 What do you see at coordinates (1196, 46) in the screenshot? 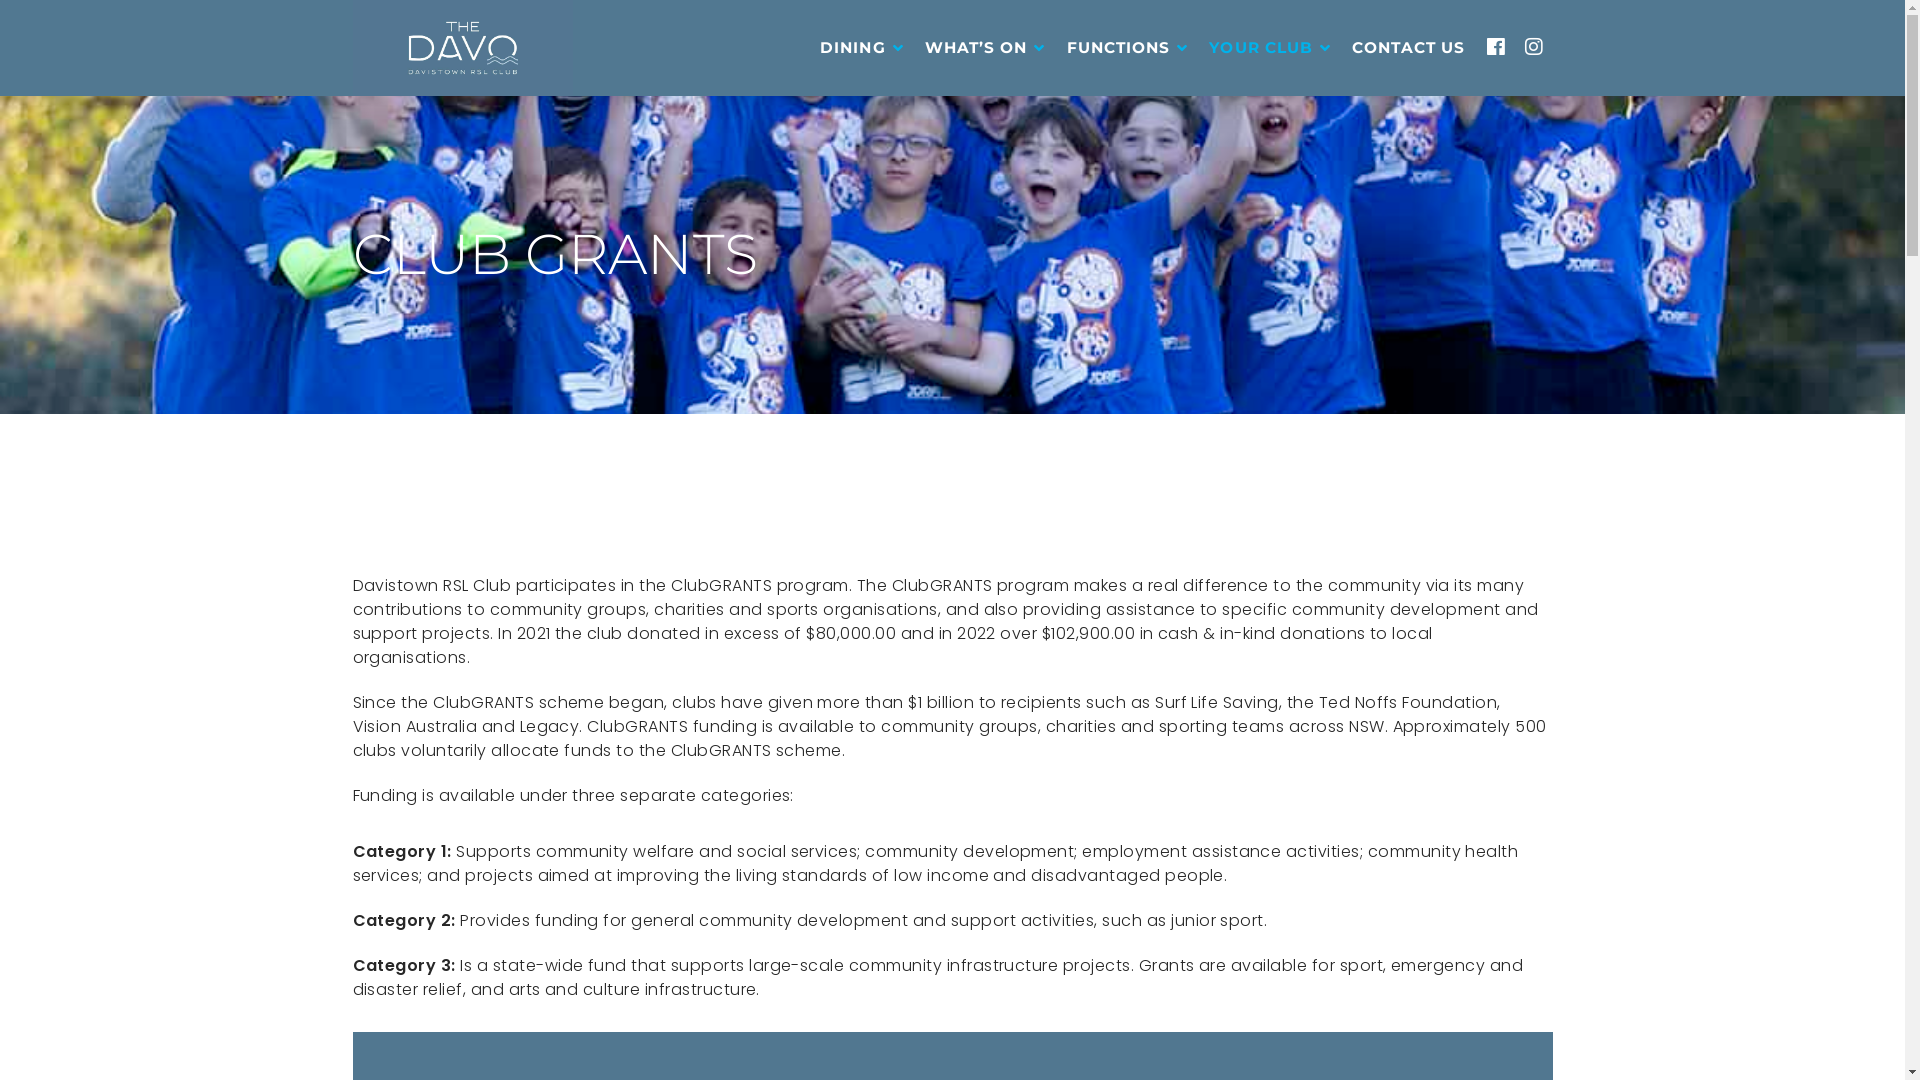
I see `'YOUR CLUB'` at bounding box center [1196, 46].